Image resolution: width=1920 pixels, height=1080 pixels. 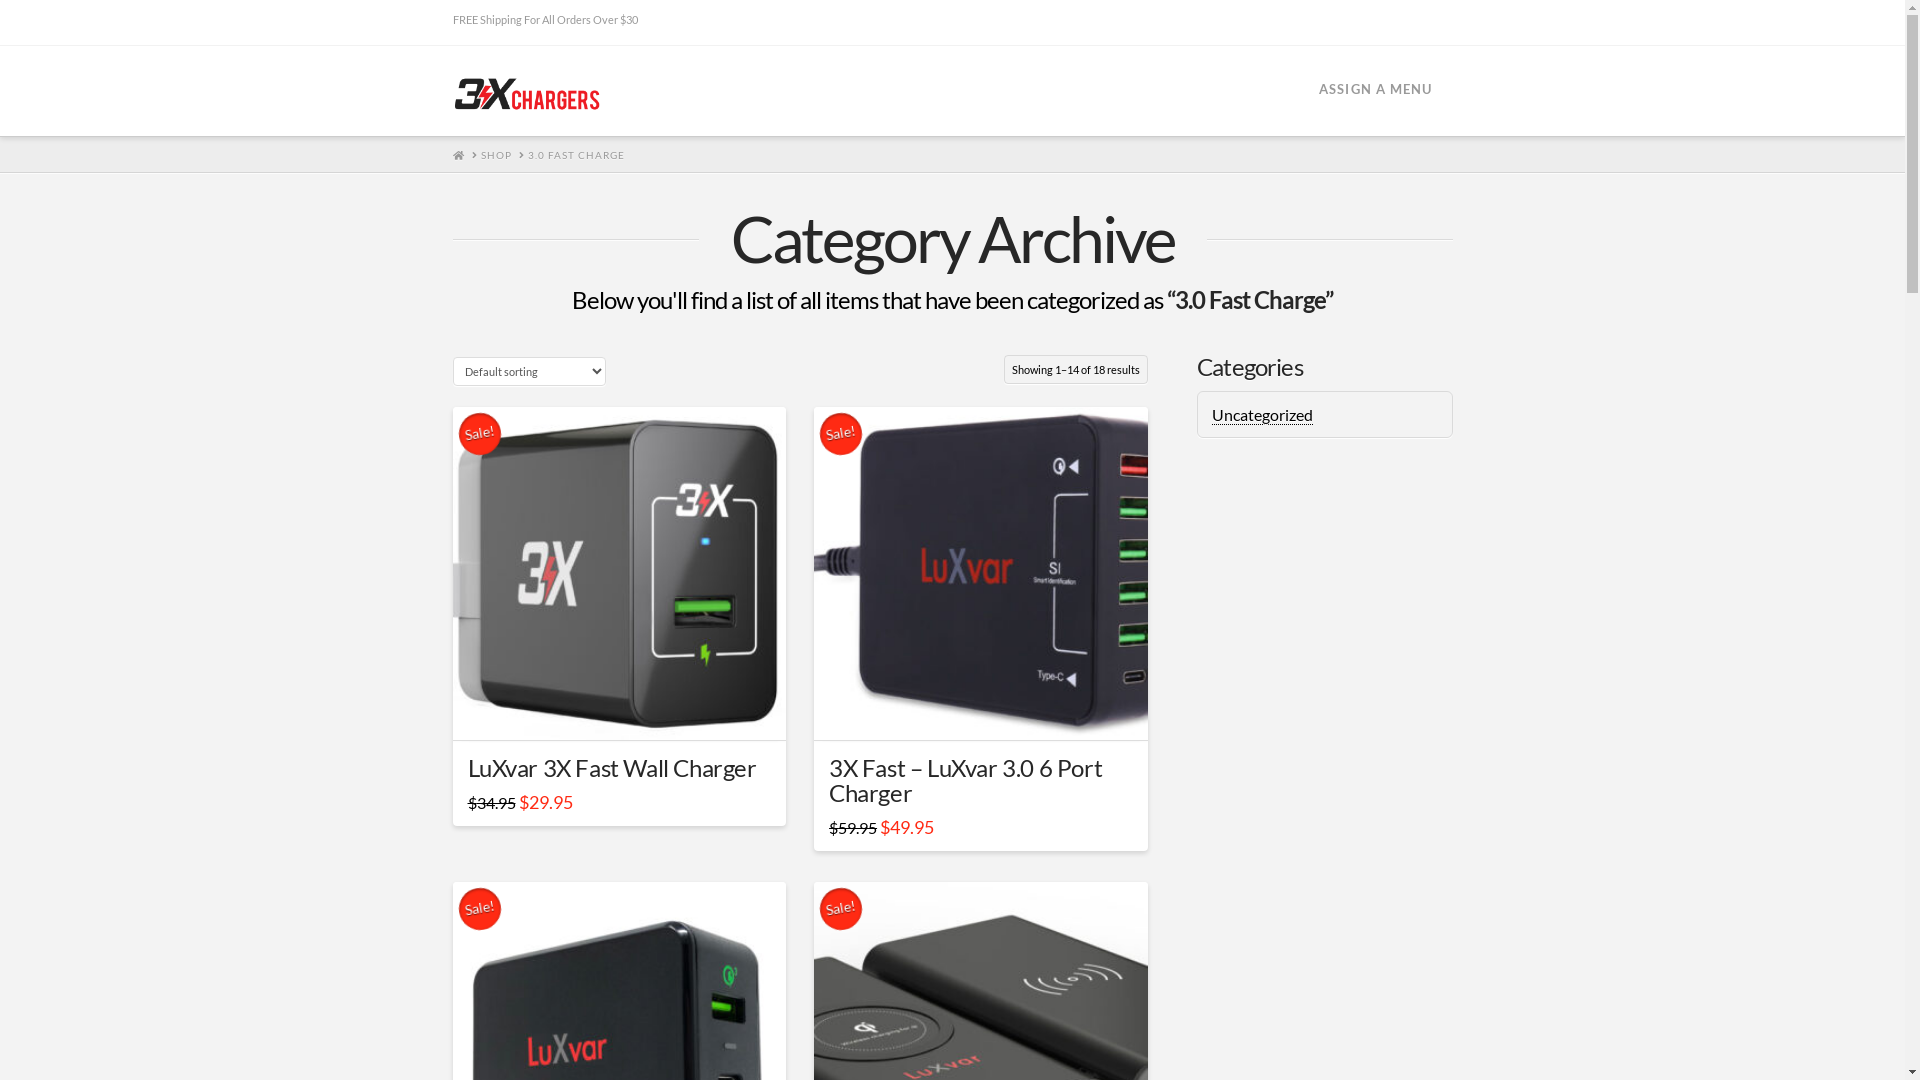 I want to click on 'HOME', so click(x=456, y=153).